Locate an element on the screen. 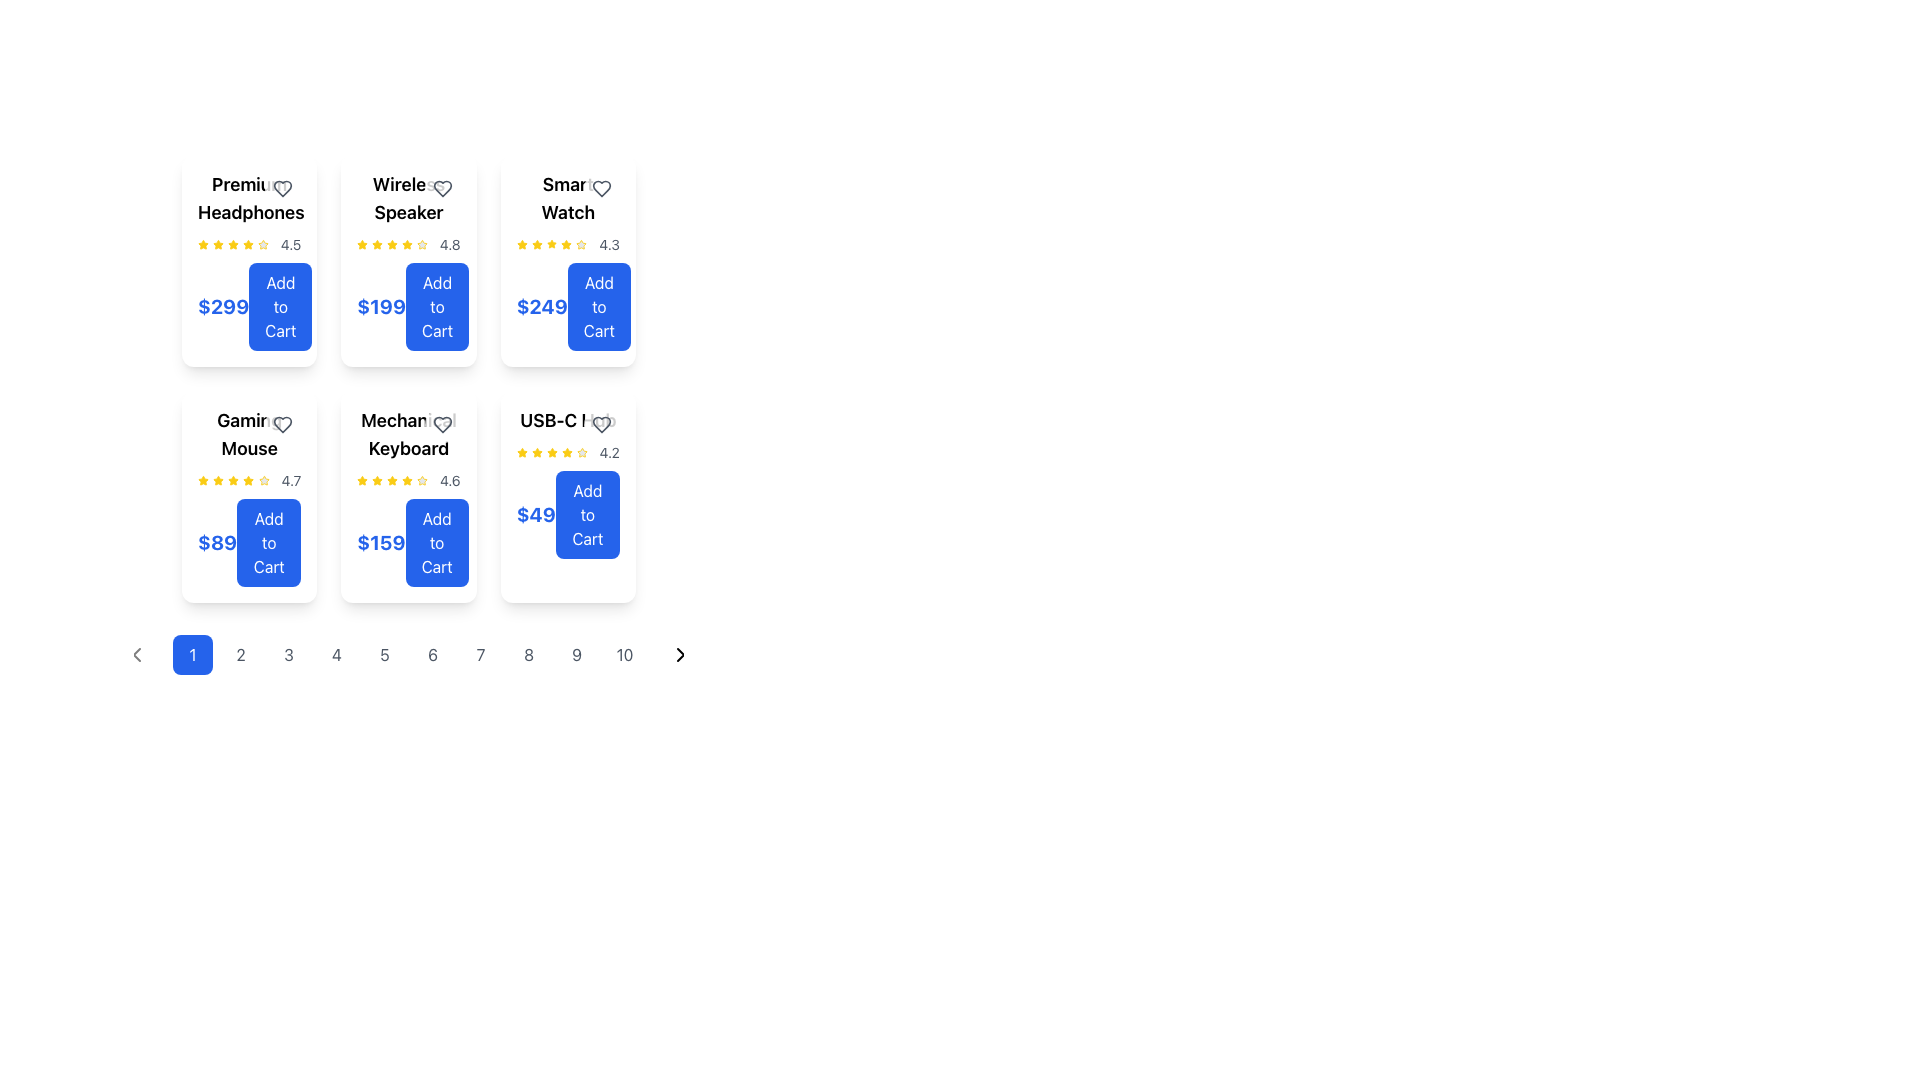  the 'Add to Cart' button located at the bottom section of the fourth card in the top row of the 'Smart Watch' product grid to trigger hover effects is located at coordinates (567, 307).